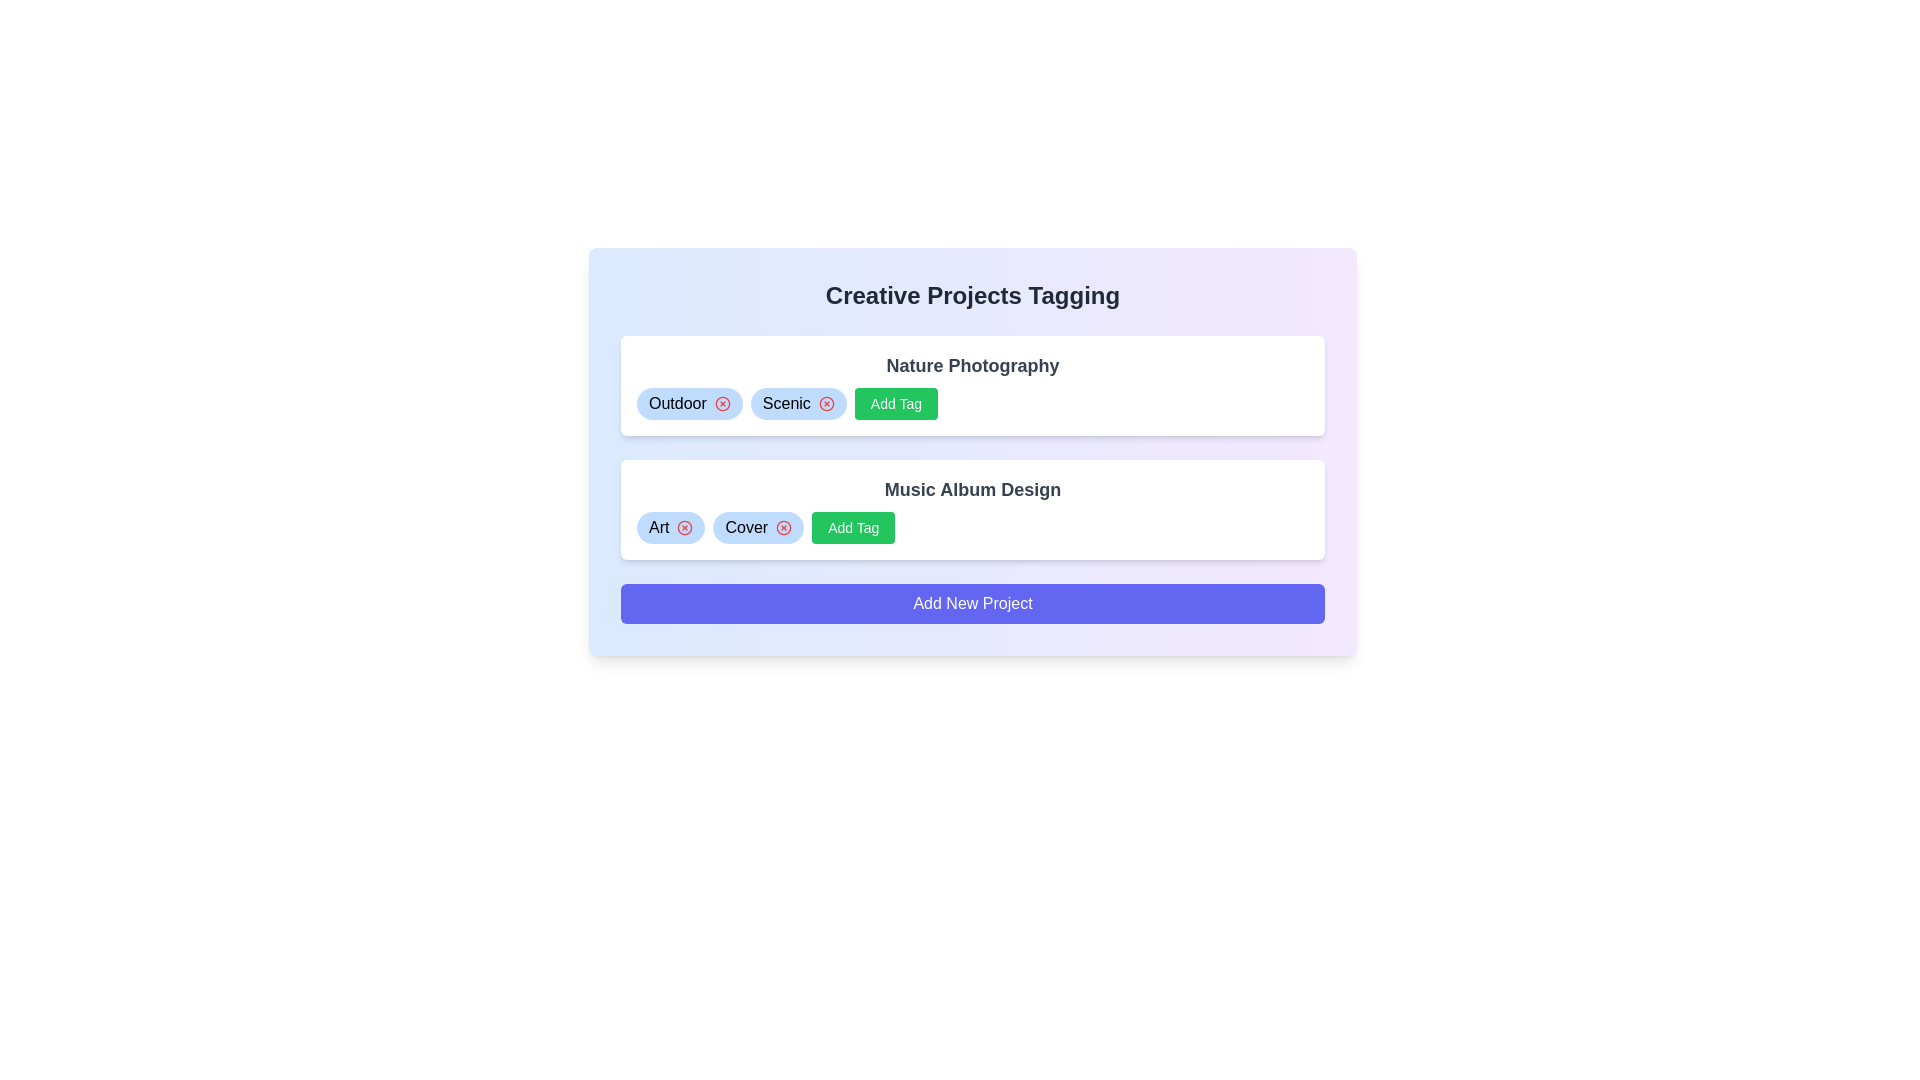 This screenshot has height=1080, width=1920. I want to click on the green 'Add Tag' button with white text, so click(853, 527).